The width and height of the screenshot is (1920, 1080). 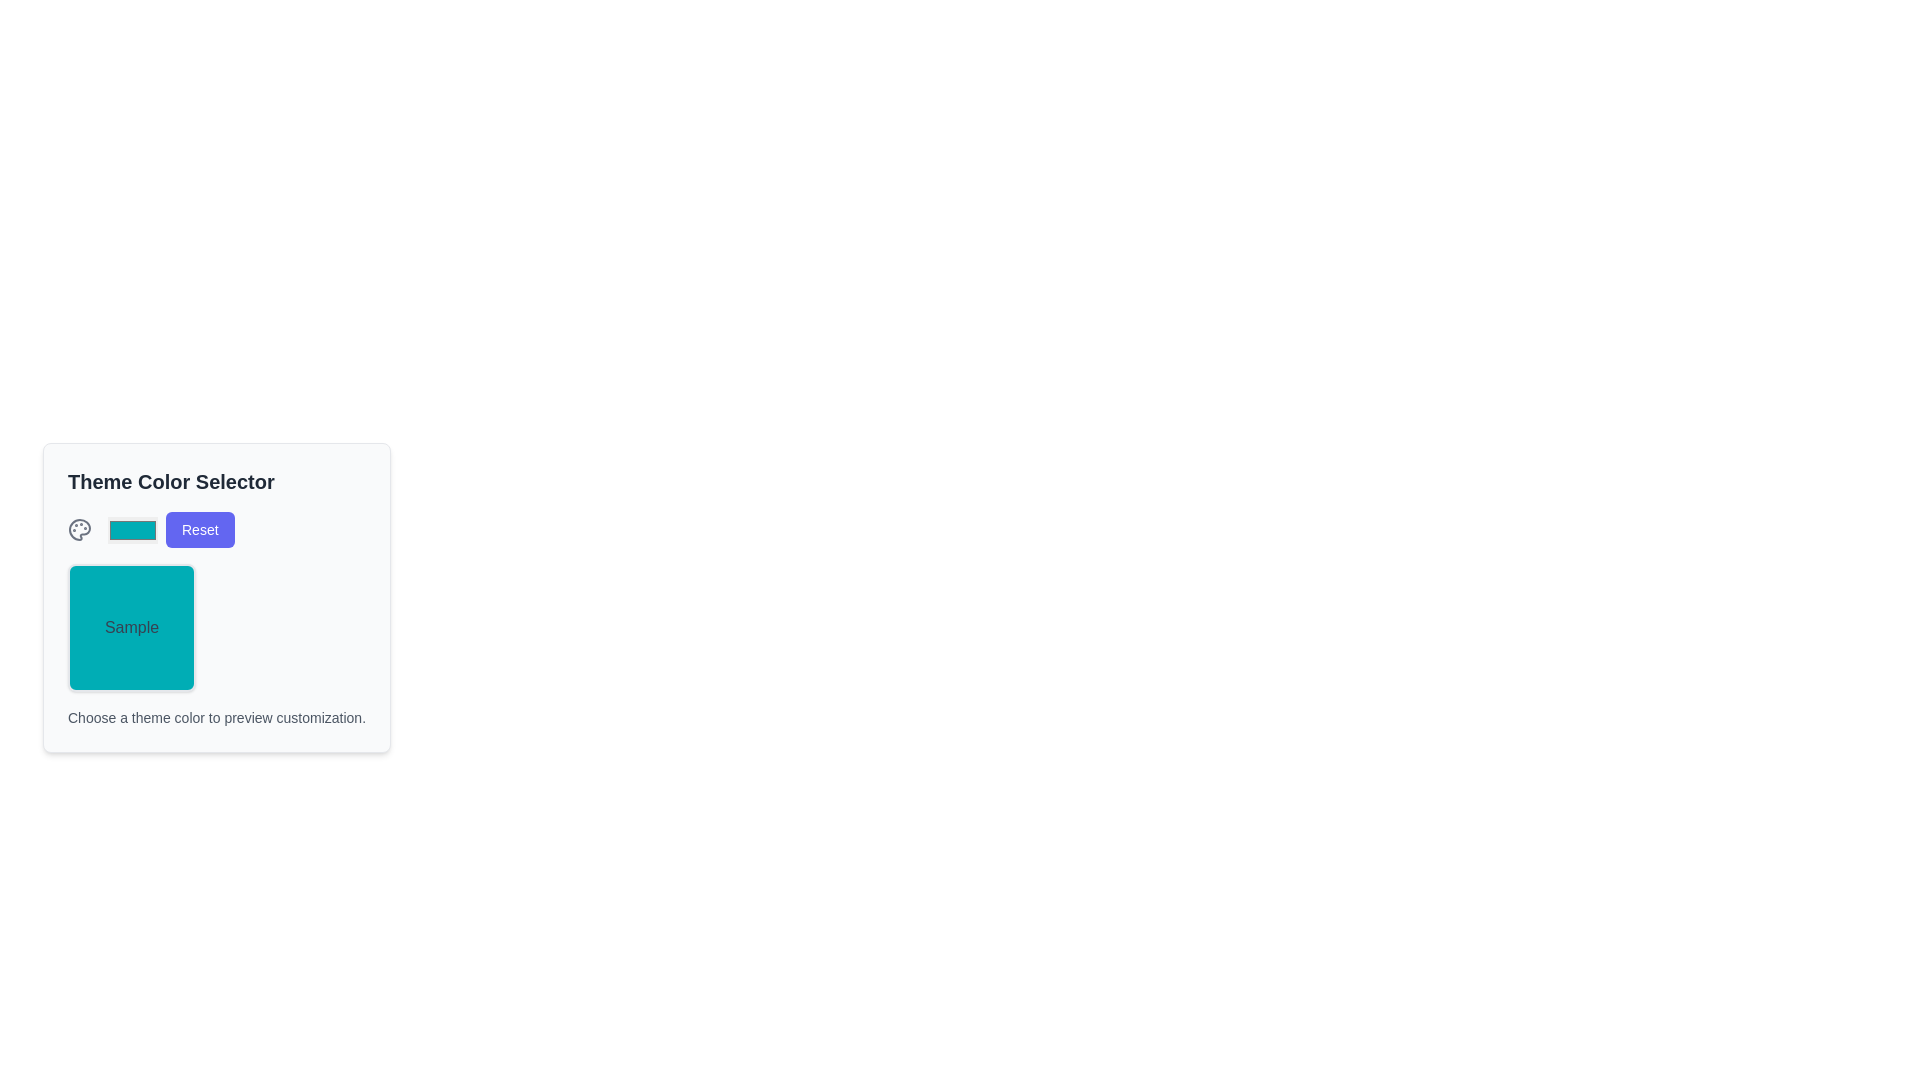 I want to click on the 'Reset' button located on the right side of the top row within the 'Theme Color Selector' interface to reset the theme color settings to their default state, so click(x=200, y=528).